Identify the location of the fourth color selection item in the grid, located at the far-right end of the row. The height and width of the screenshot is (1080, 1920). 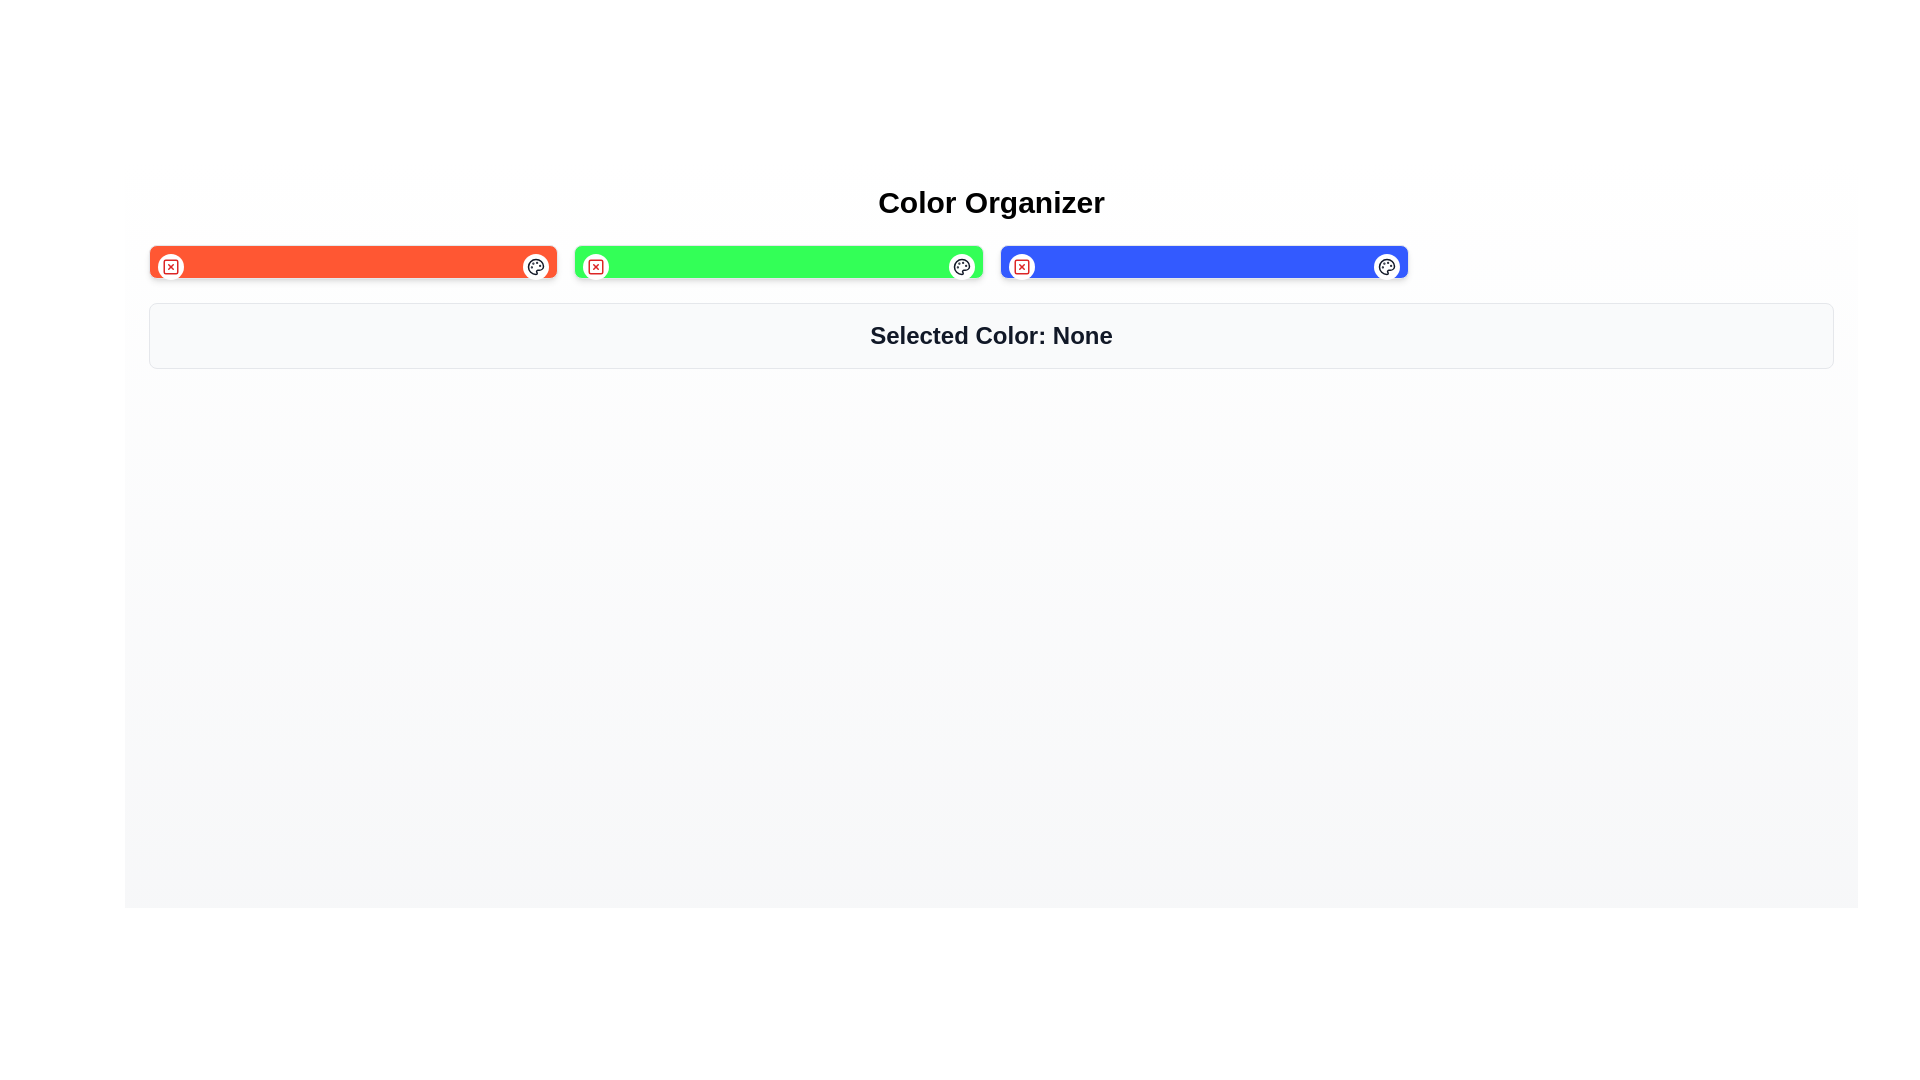
(1203, 261).